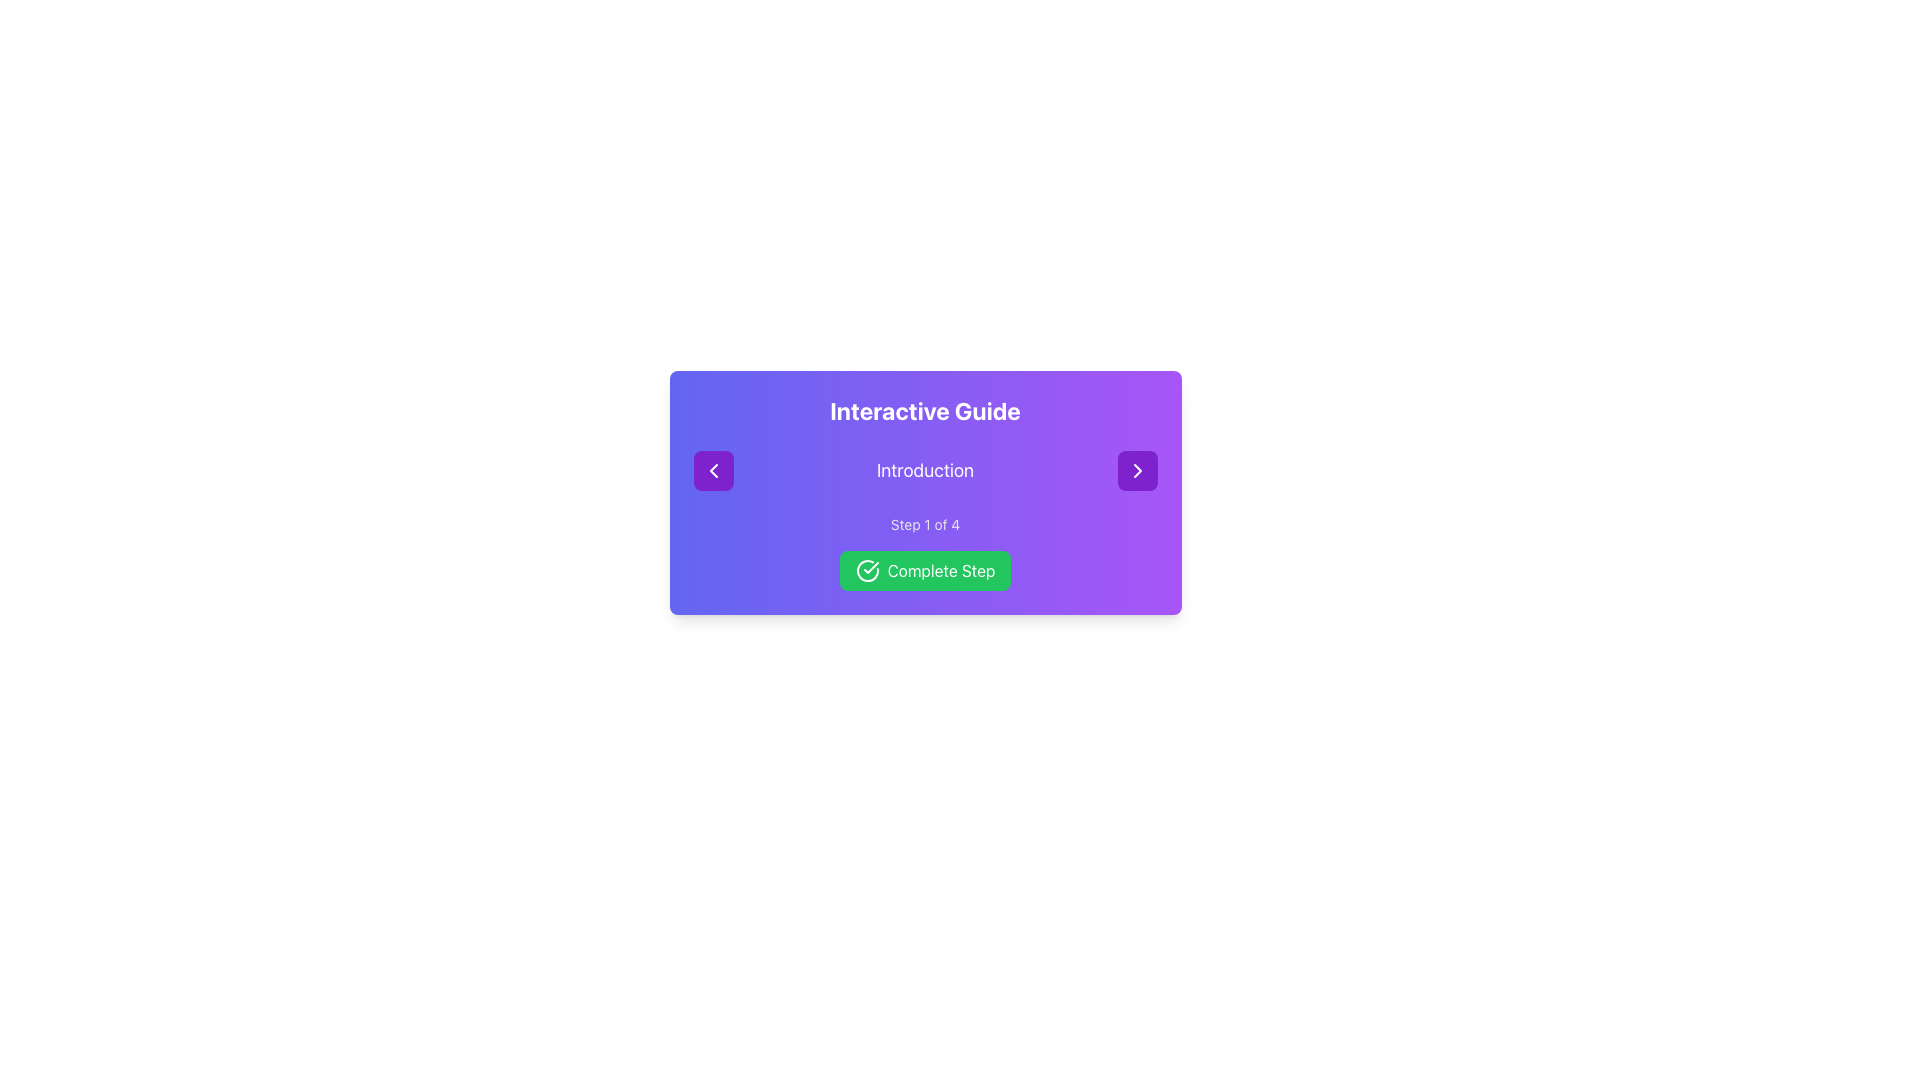  I want to click on the square button with rounded corners and a purple background featuring a left-facing arrow icon, so click(713, 470).